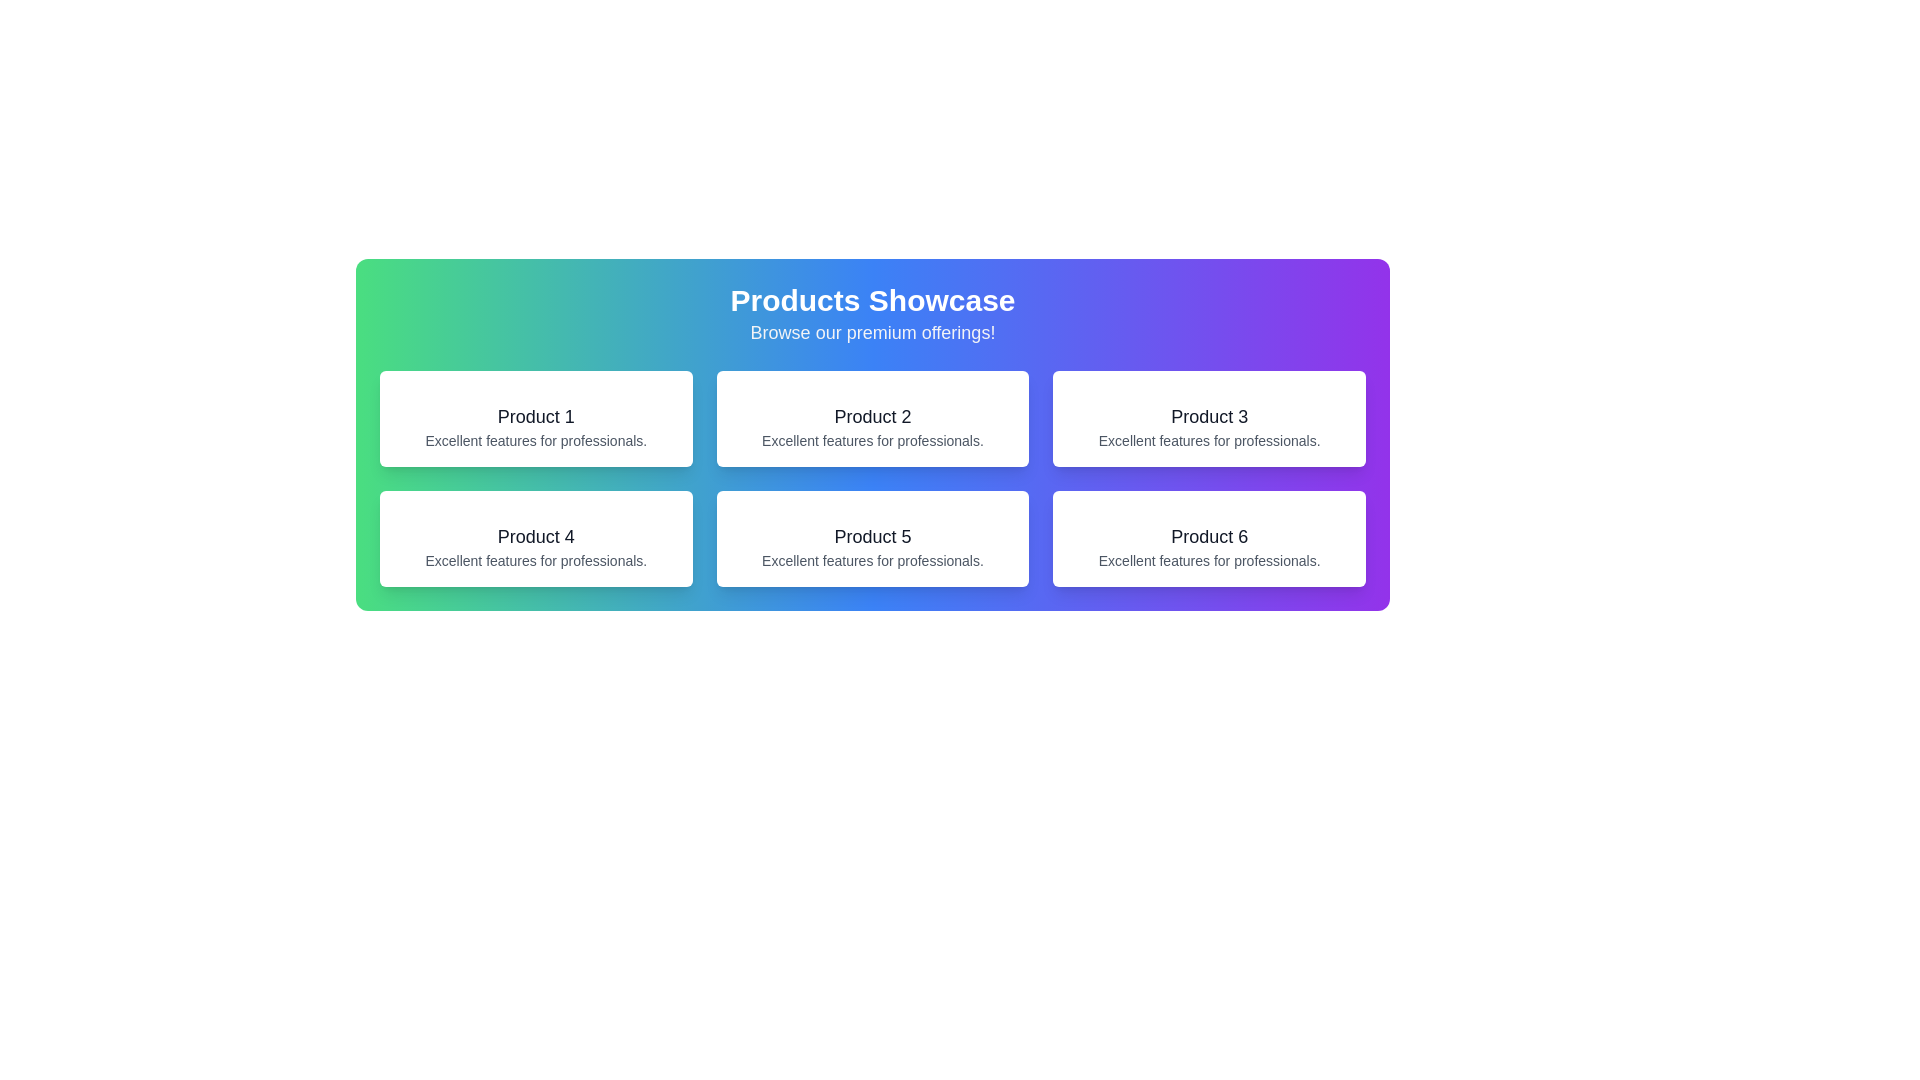 The width and height of the screenshot is (1920, 1080). What do you see at coordinates (873, 439) in the screenshot?
I see `the text label displaying 'Excellent features for professionals.' located beneath the title 'Product 2'` at bounding box center [873, 439].